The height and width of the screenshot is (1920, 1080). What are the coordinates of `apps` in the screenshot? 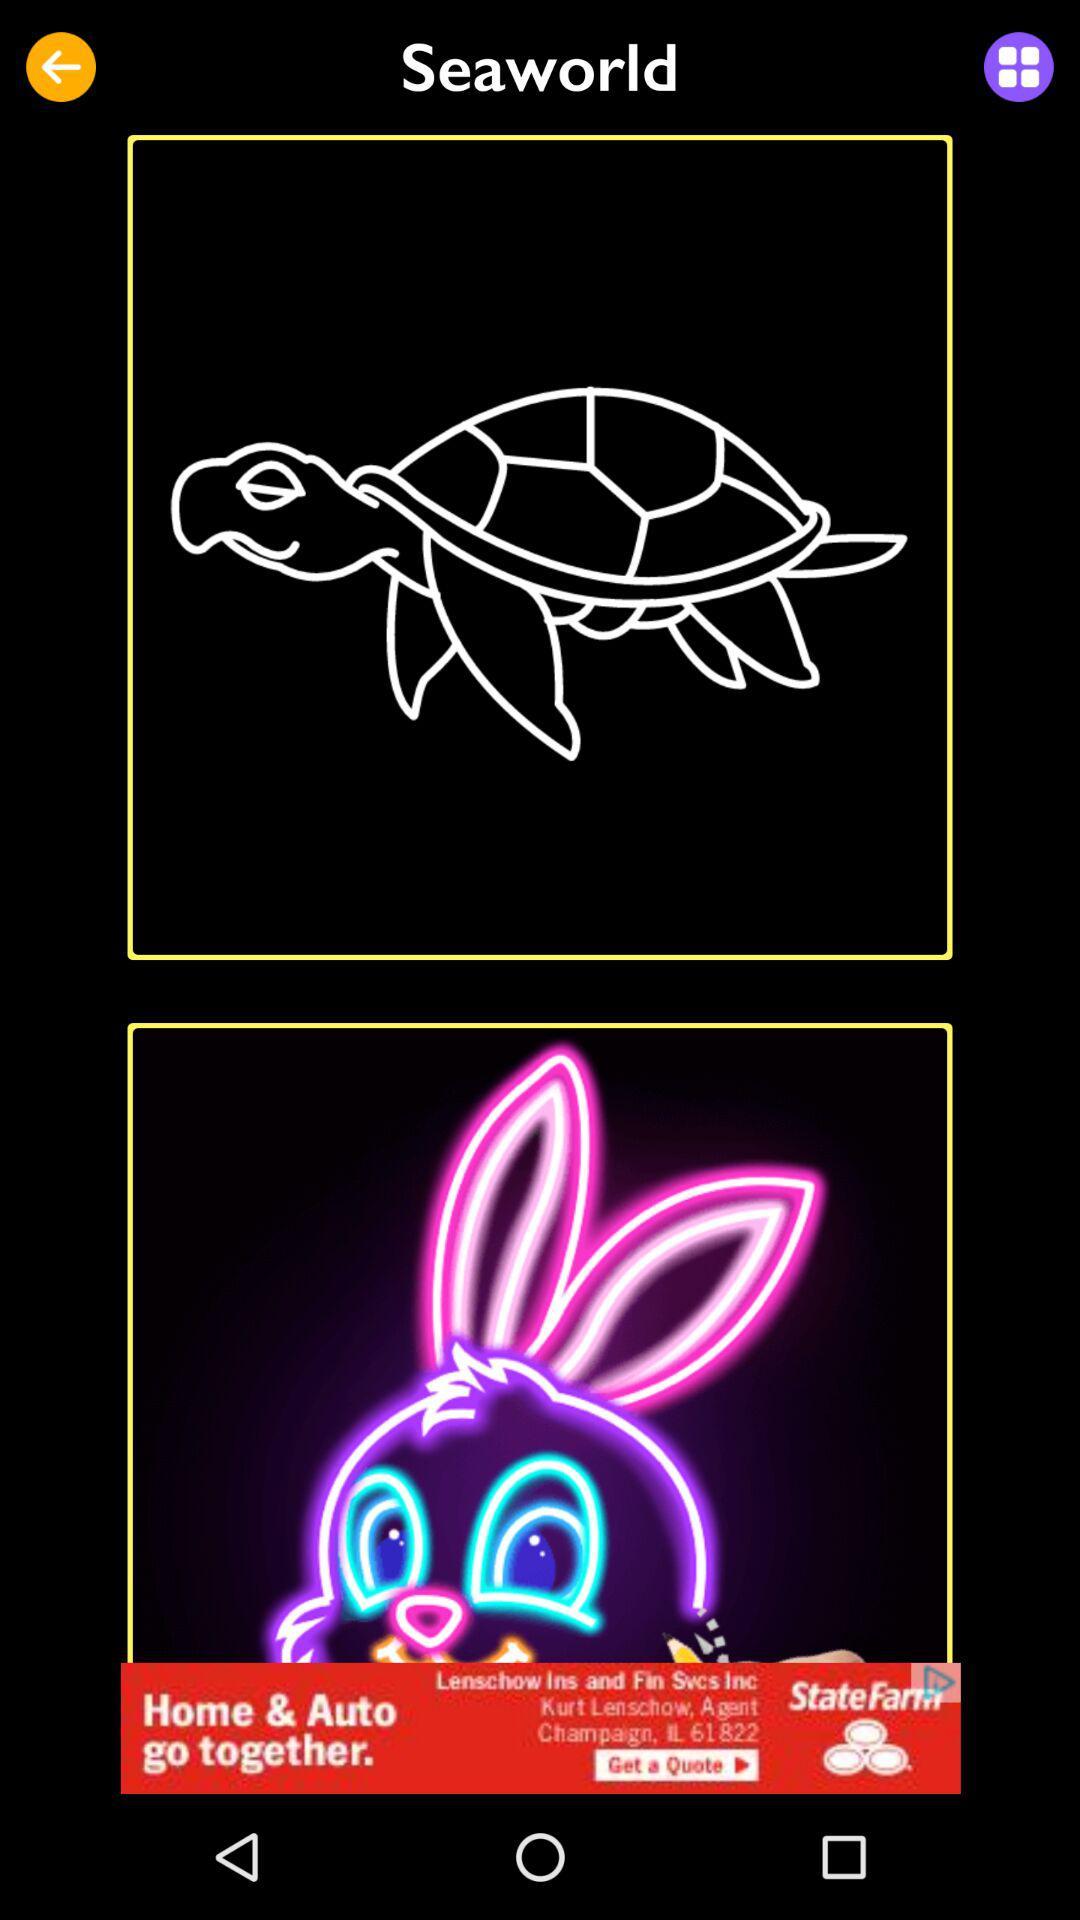 It's located at (1018, 67).